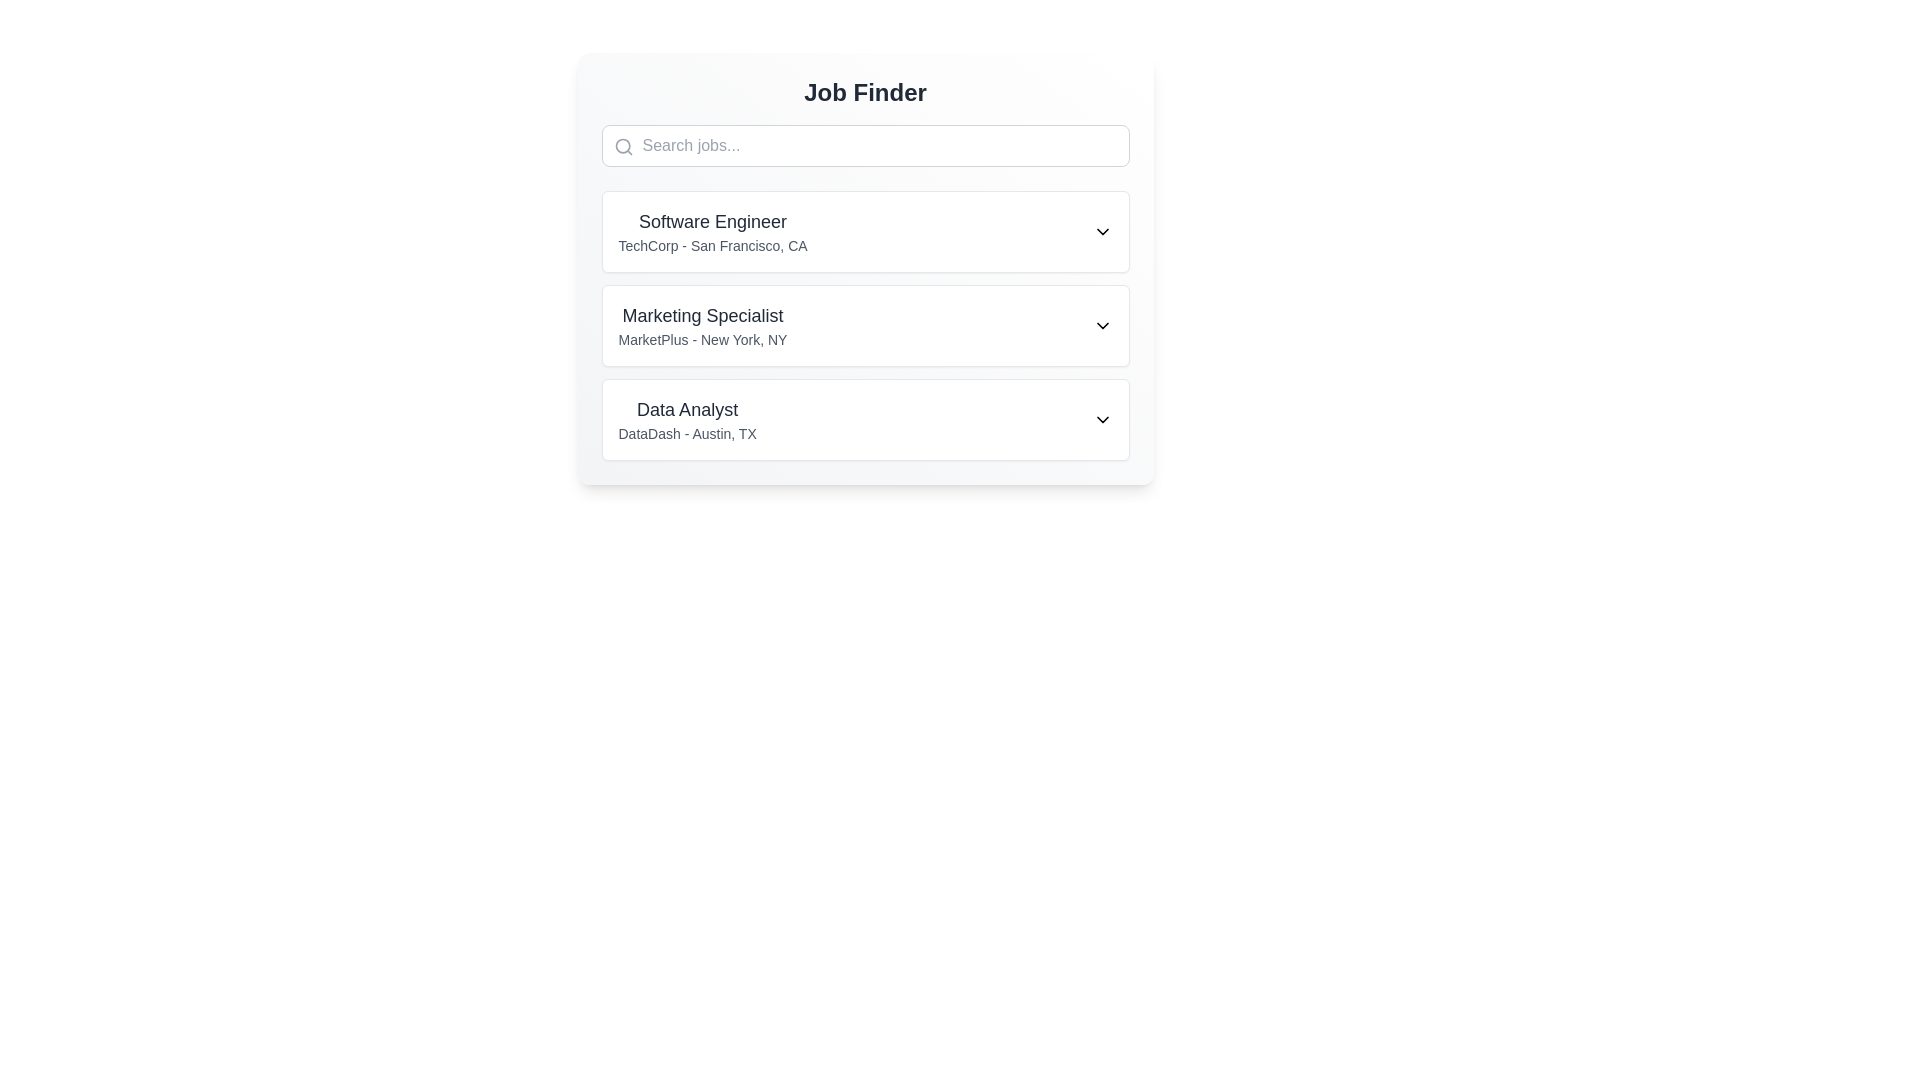 Image resolution: width=1920 pixels, height=1080 pixels. What do you see at coordinates (1101, 325) in the screenshot?
I see `the downward-facing chevron icon at the rightmost end of the 'Marketing Specialist' entry in the 'Job Finder' section` at bounding box center [1101, 325].